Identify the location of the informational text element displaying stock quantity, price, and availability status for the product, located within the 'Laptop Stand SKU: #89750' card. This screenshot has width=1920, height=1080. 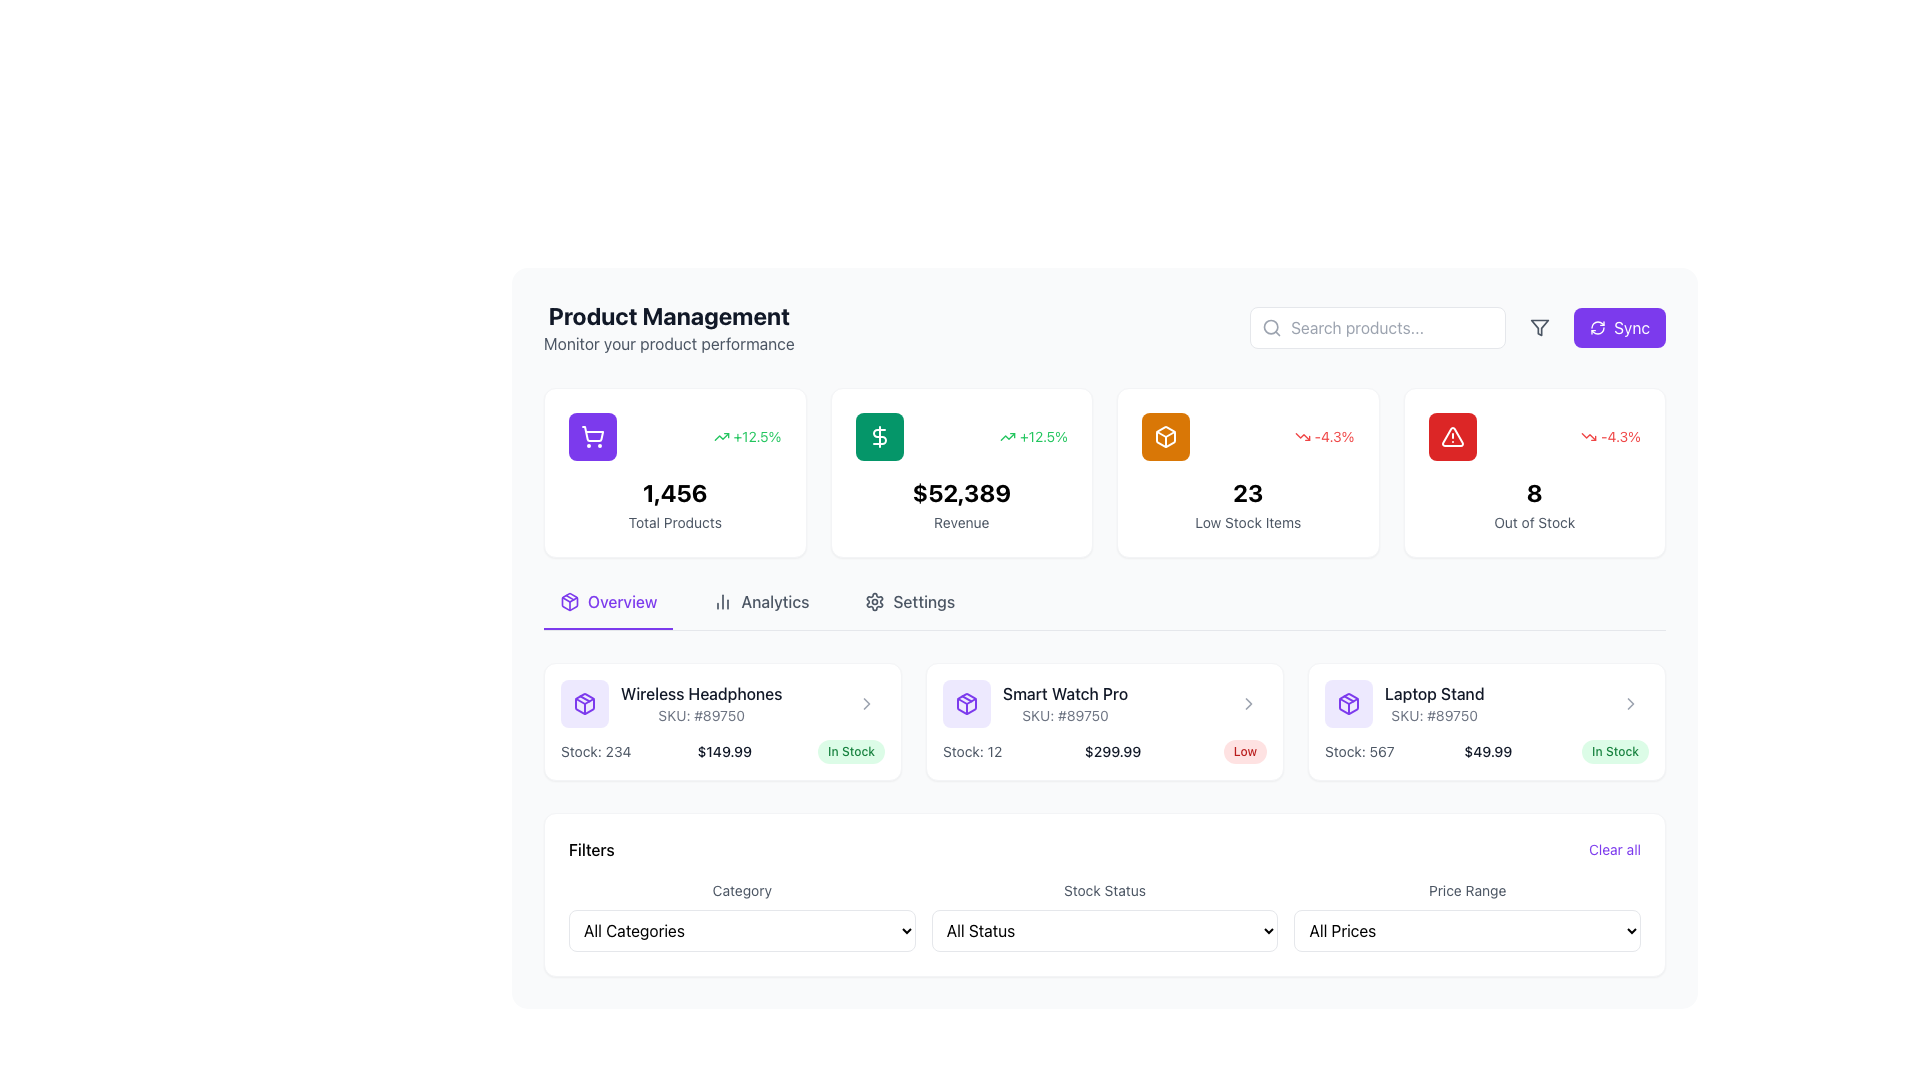
(1487, 752).